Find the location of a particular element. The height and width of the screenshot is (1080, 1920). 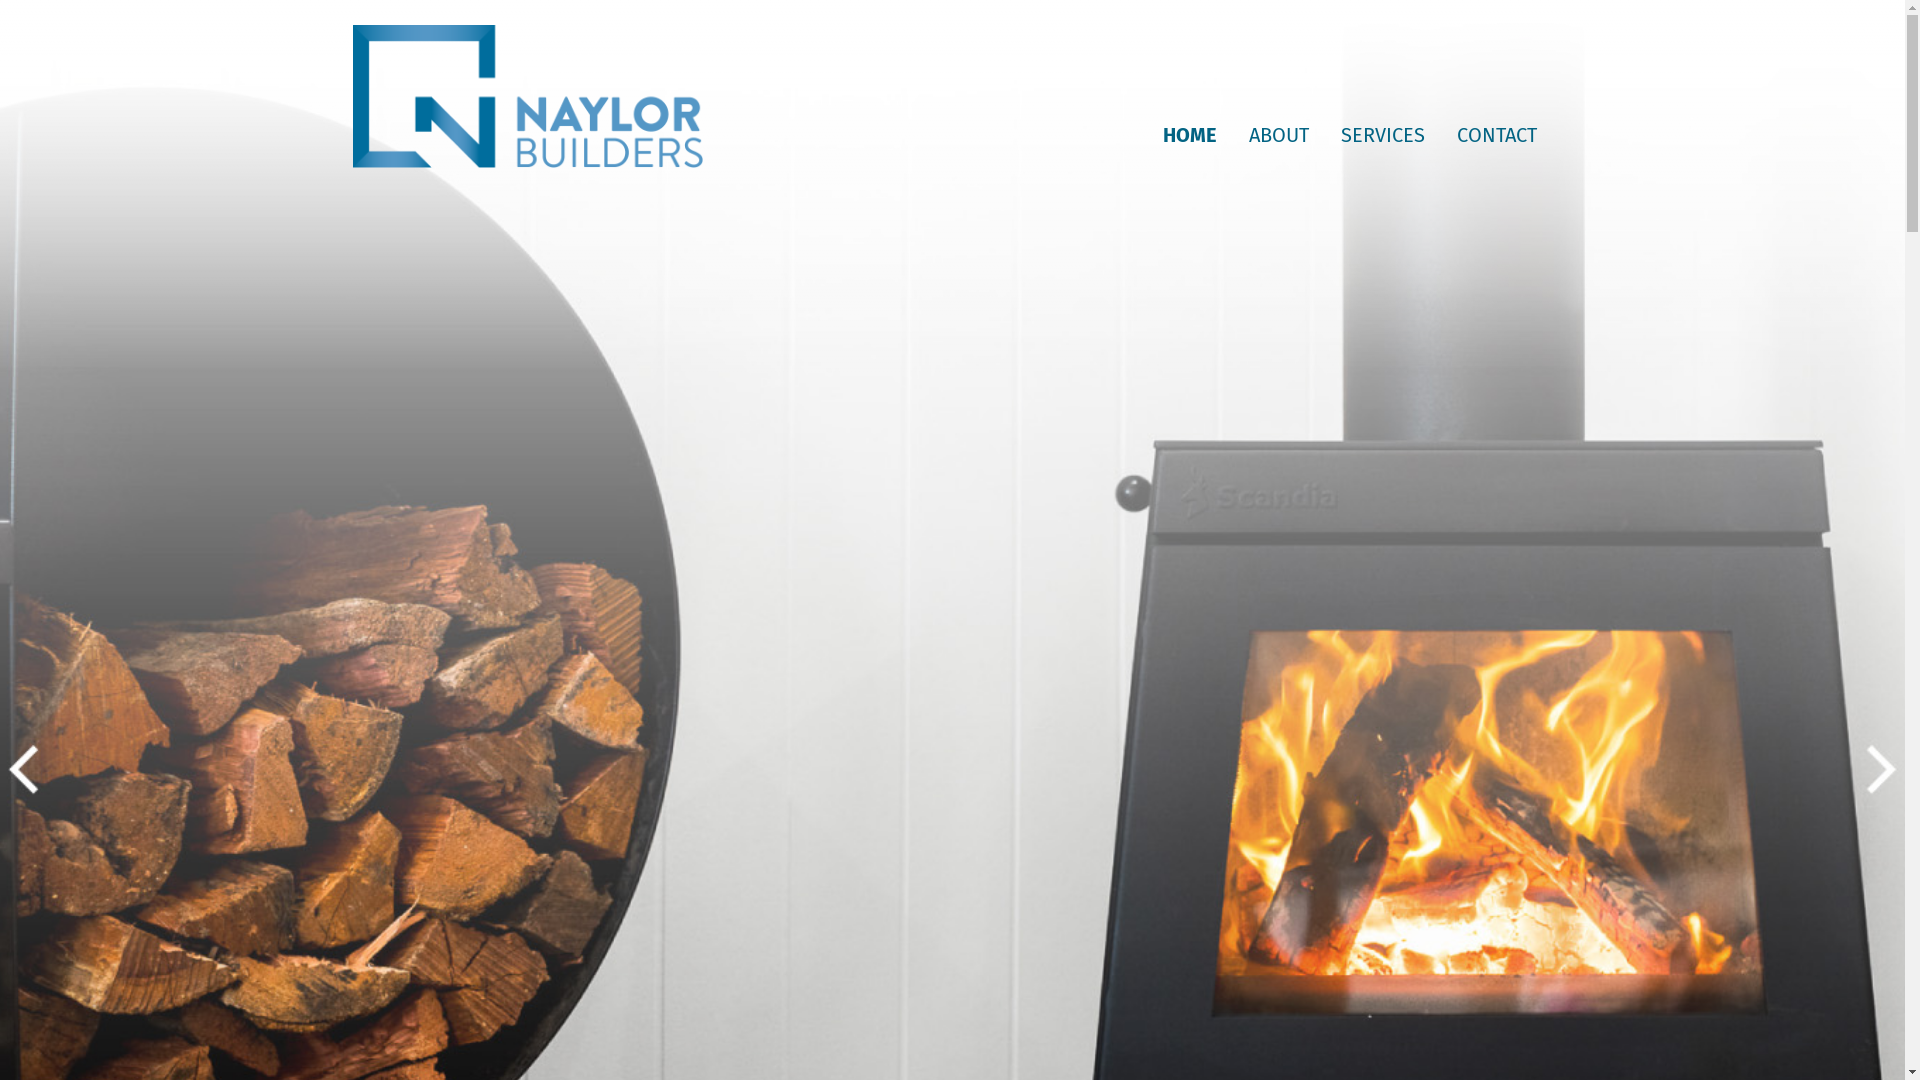

'CONTACT' is located at coordinates (1440, 134).